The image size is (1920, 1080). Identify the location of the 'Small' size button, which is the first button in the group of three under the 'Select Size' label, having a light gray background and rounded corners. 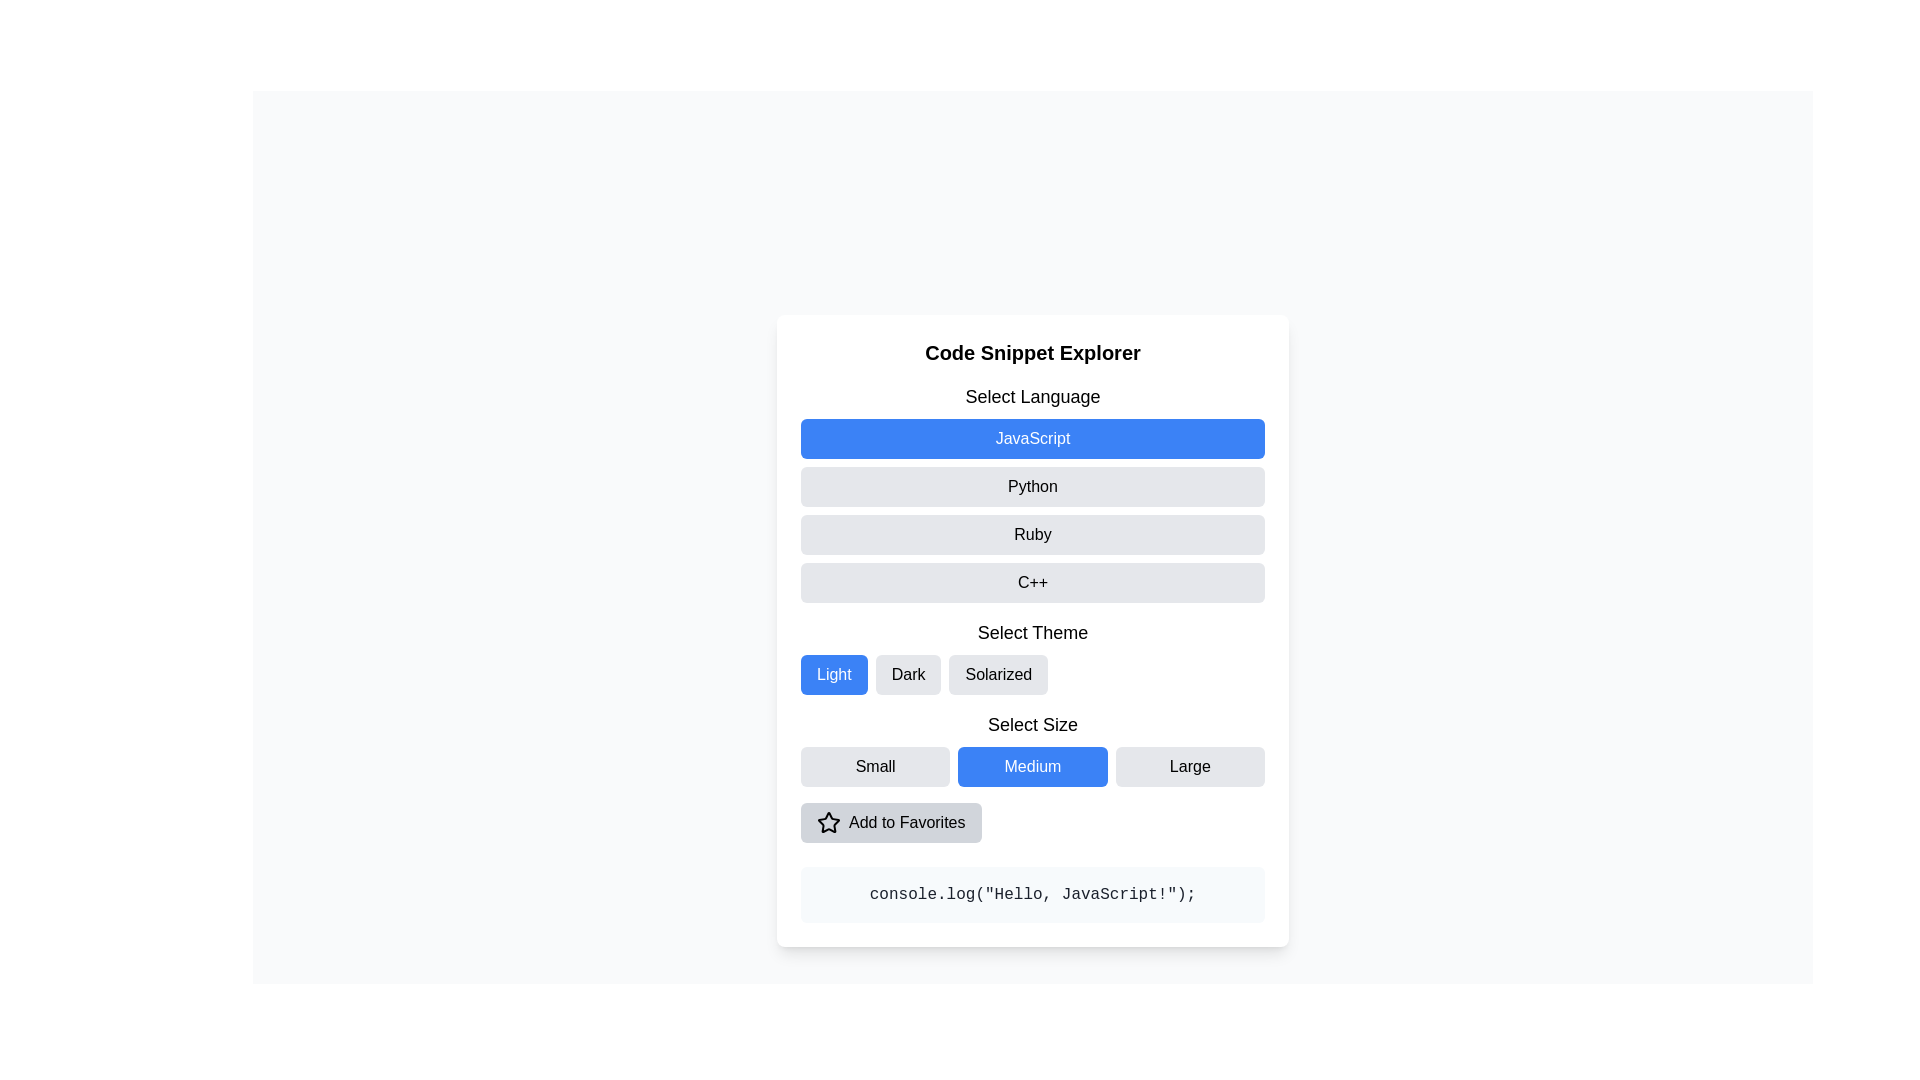
(875, 766).